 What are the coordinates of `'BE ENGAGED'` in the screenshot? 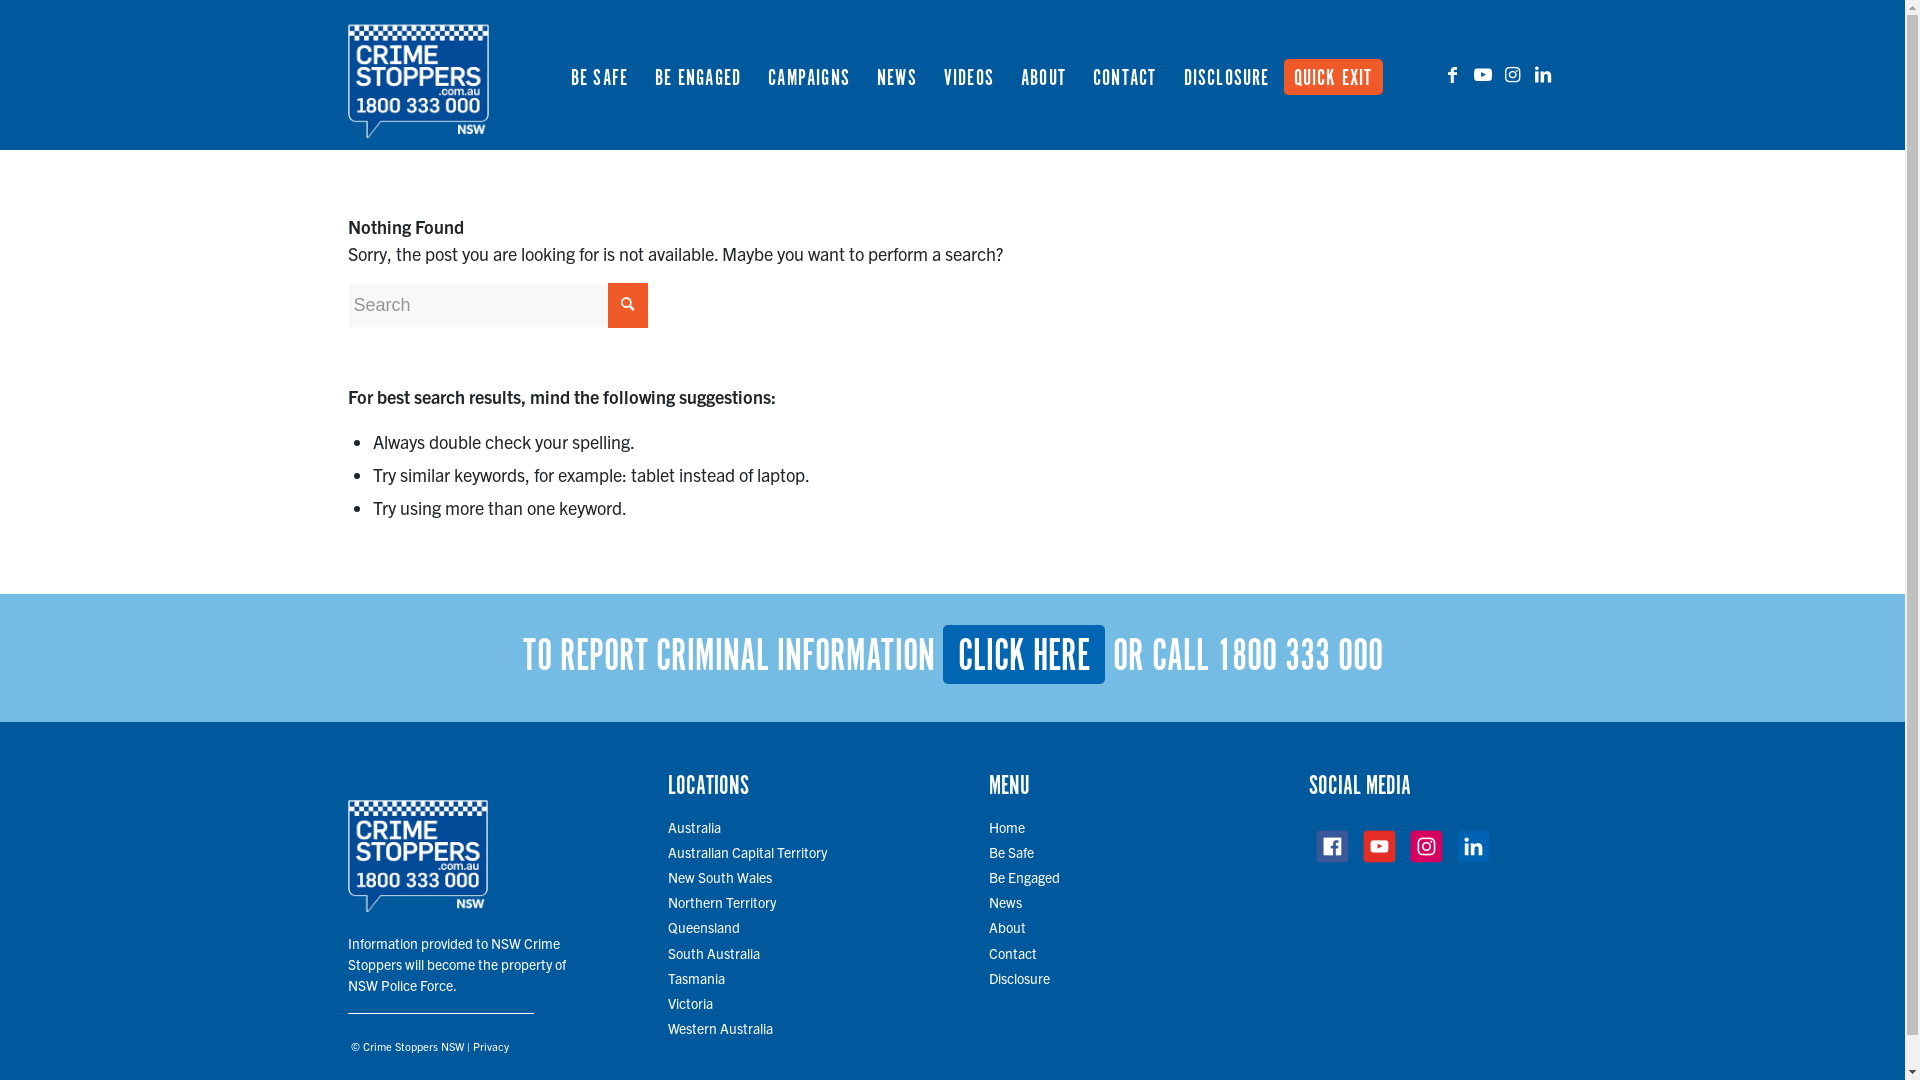 It's located at (697, 73).